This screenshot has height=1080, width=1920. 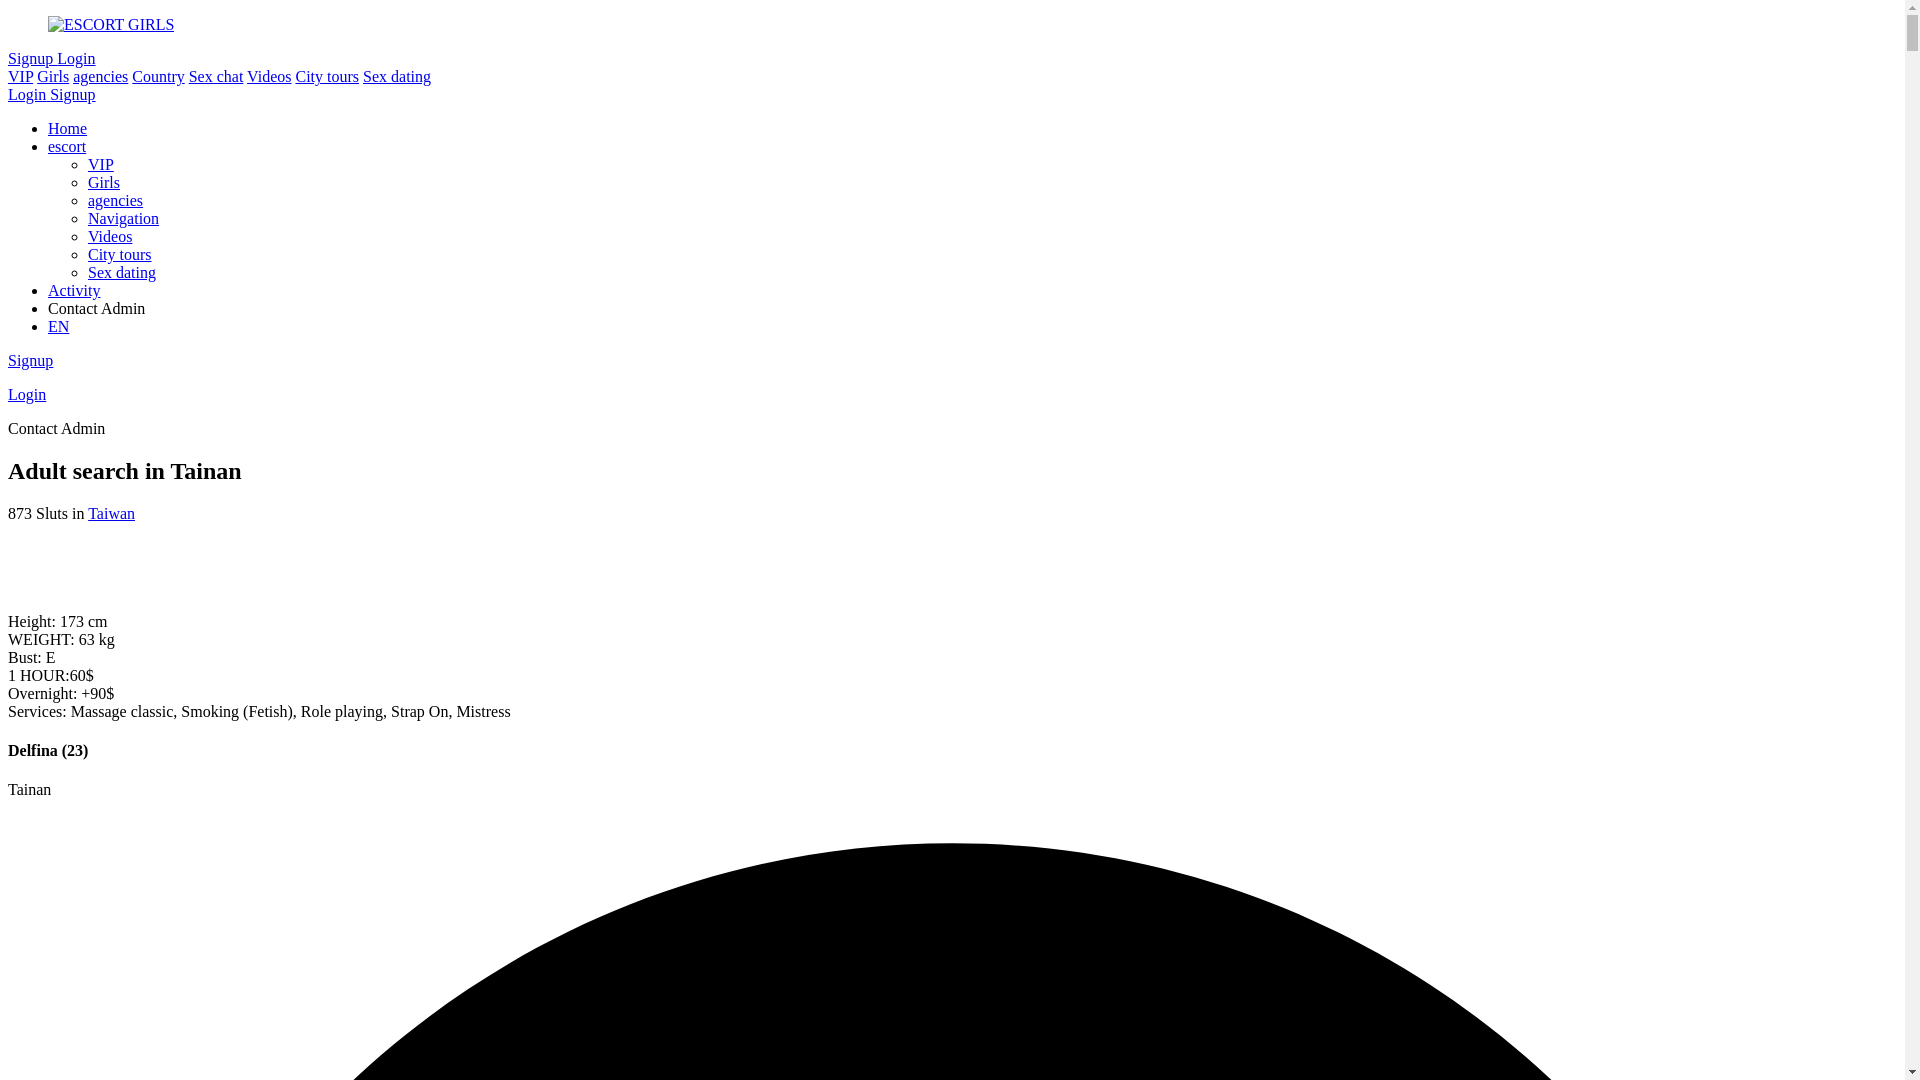 What do you see at coordinates (8, 394) in the screenshot?
I see `'Login'` at bounding box center [8, 394].